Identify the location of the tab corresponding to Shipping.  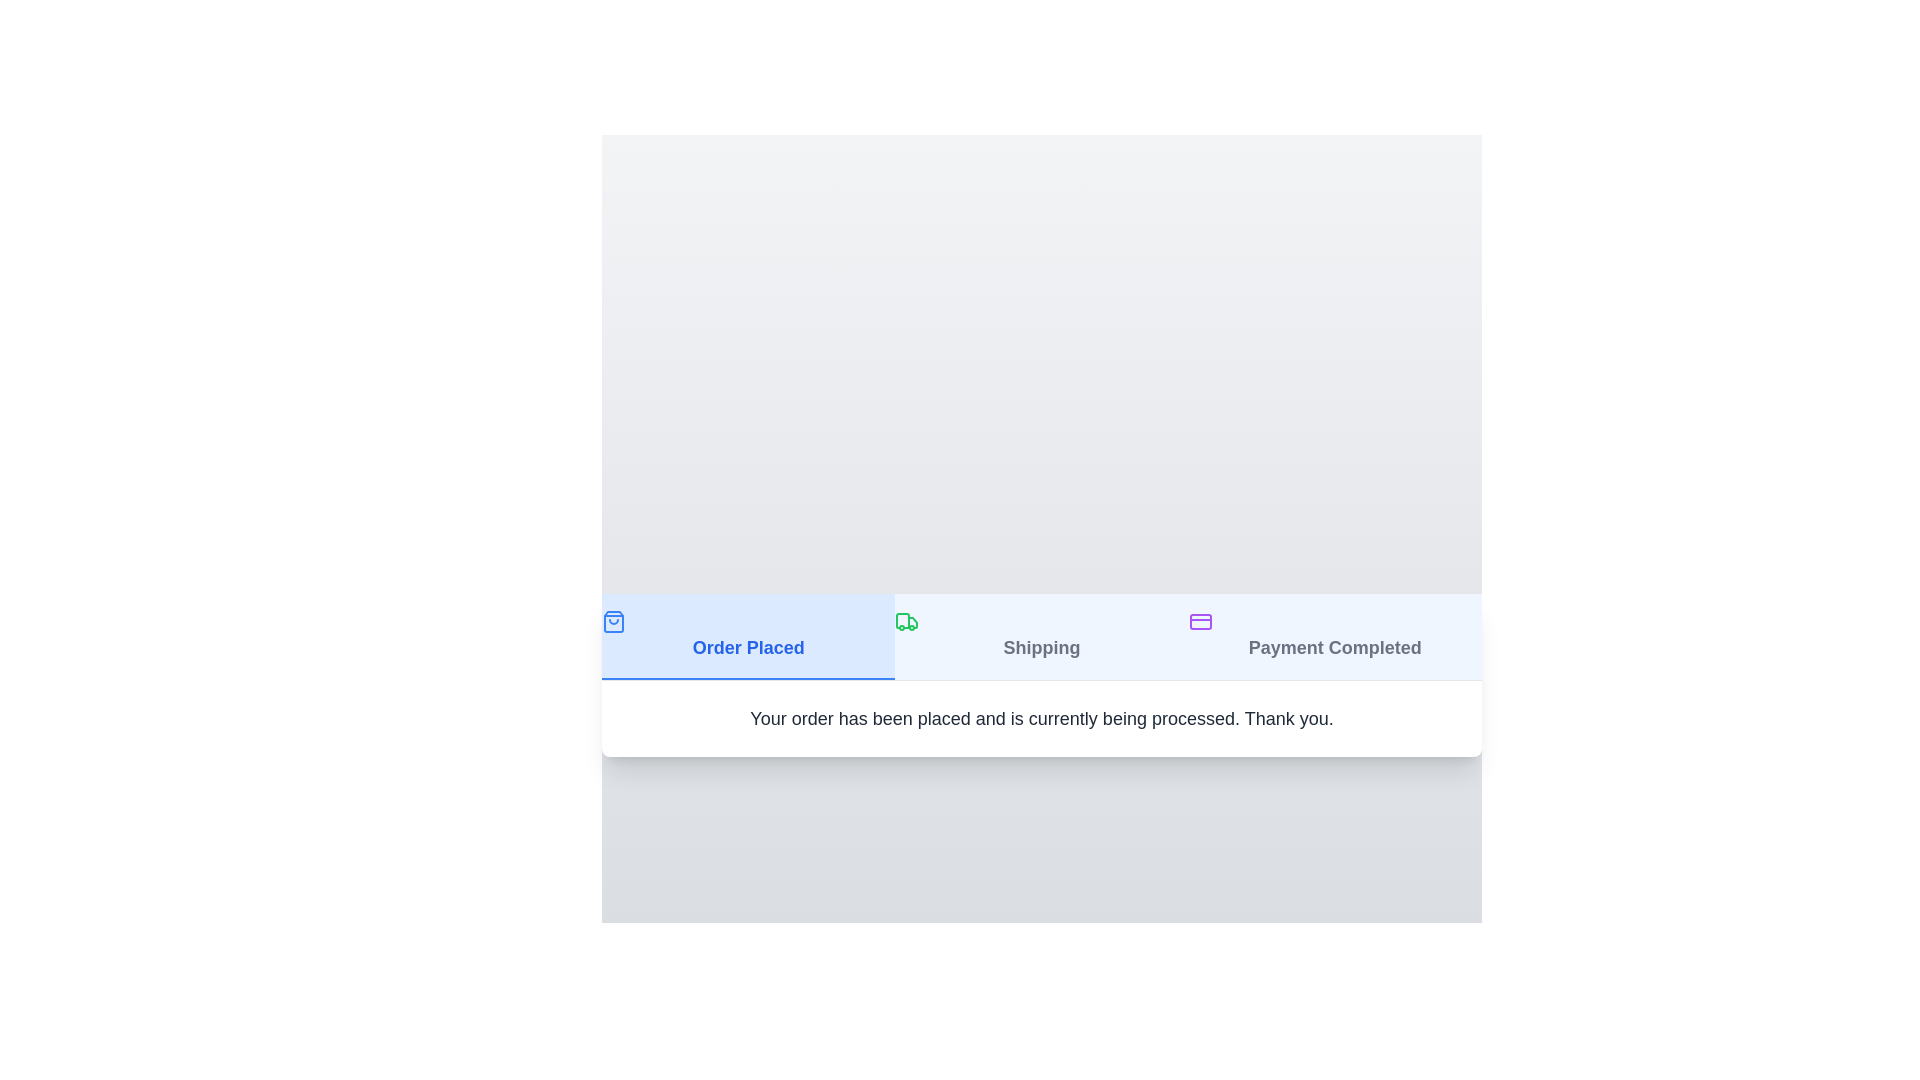
(1040, 636).